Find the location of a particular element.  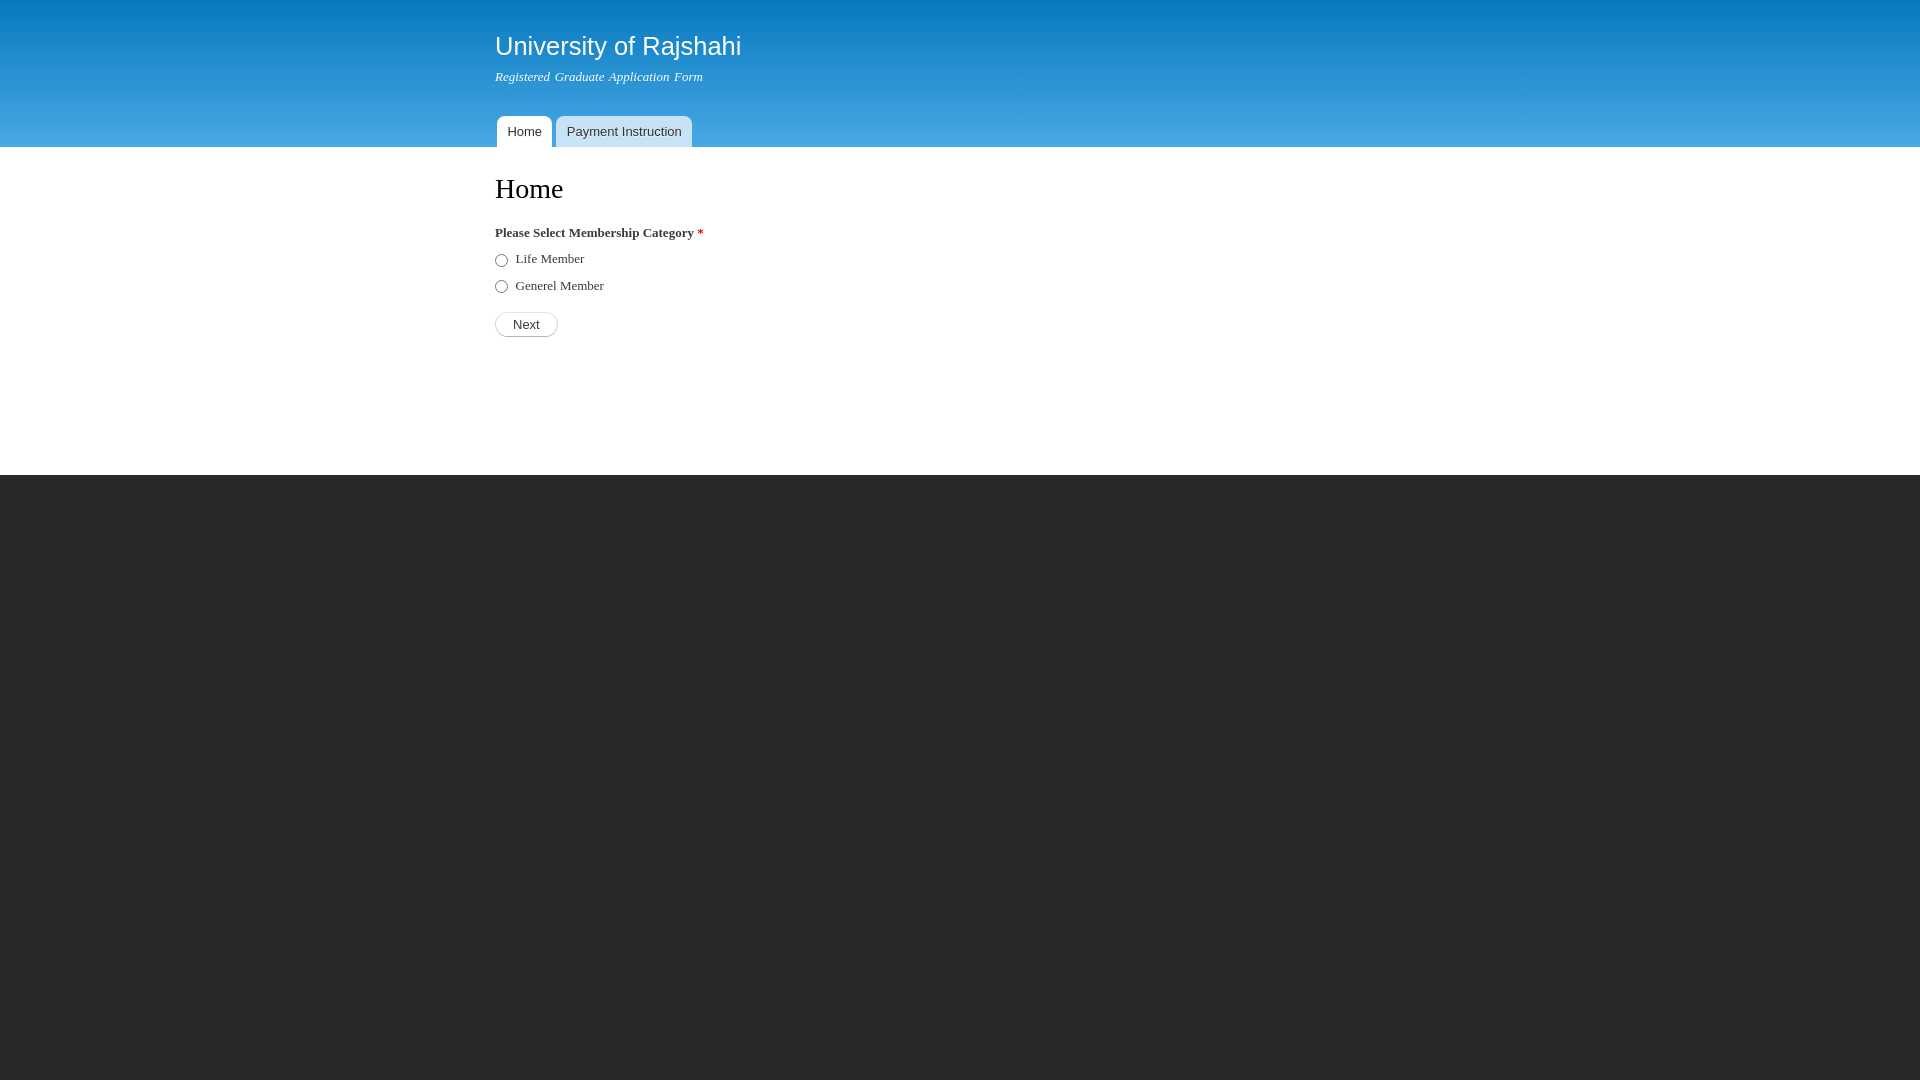

'Payment Instruction' is located at coordinates (623, 131).